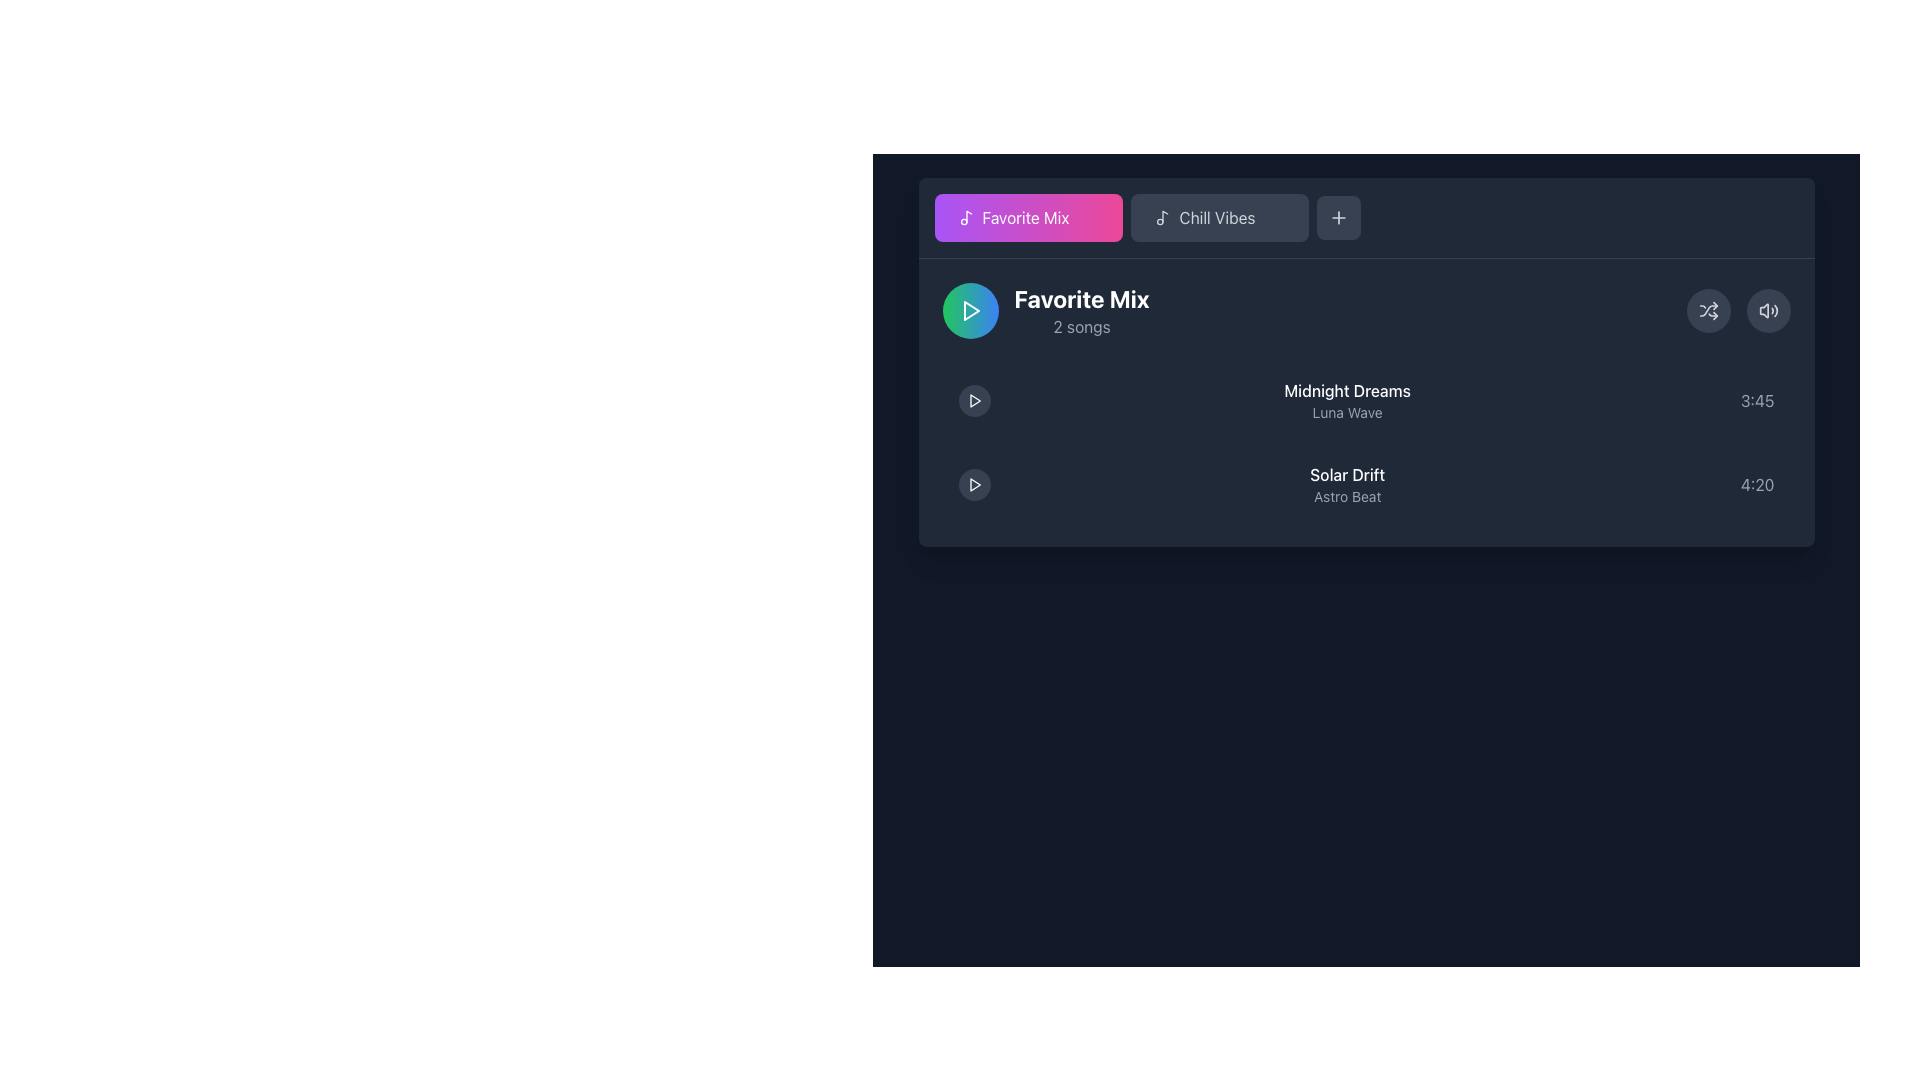 The image size is (1920, 1080). Describe the element at coordinates (974, 401) in the screenshot. I see `the circular play button with a dark gray background and a white triangular play icon located in the song entry 'Midnight Dreams - Luna Wave'` at that location.